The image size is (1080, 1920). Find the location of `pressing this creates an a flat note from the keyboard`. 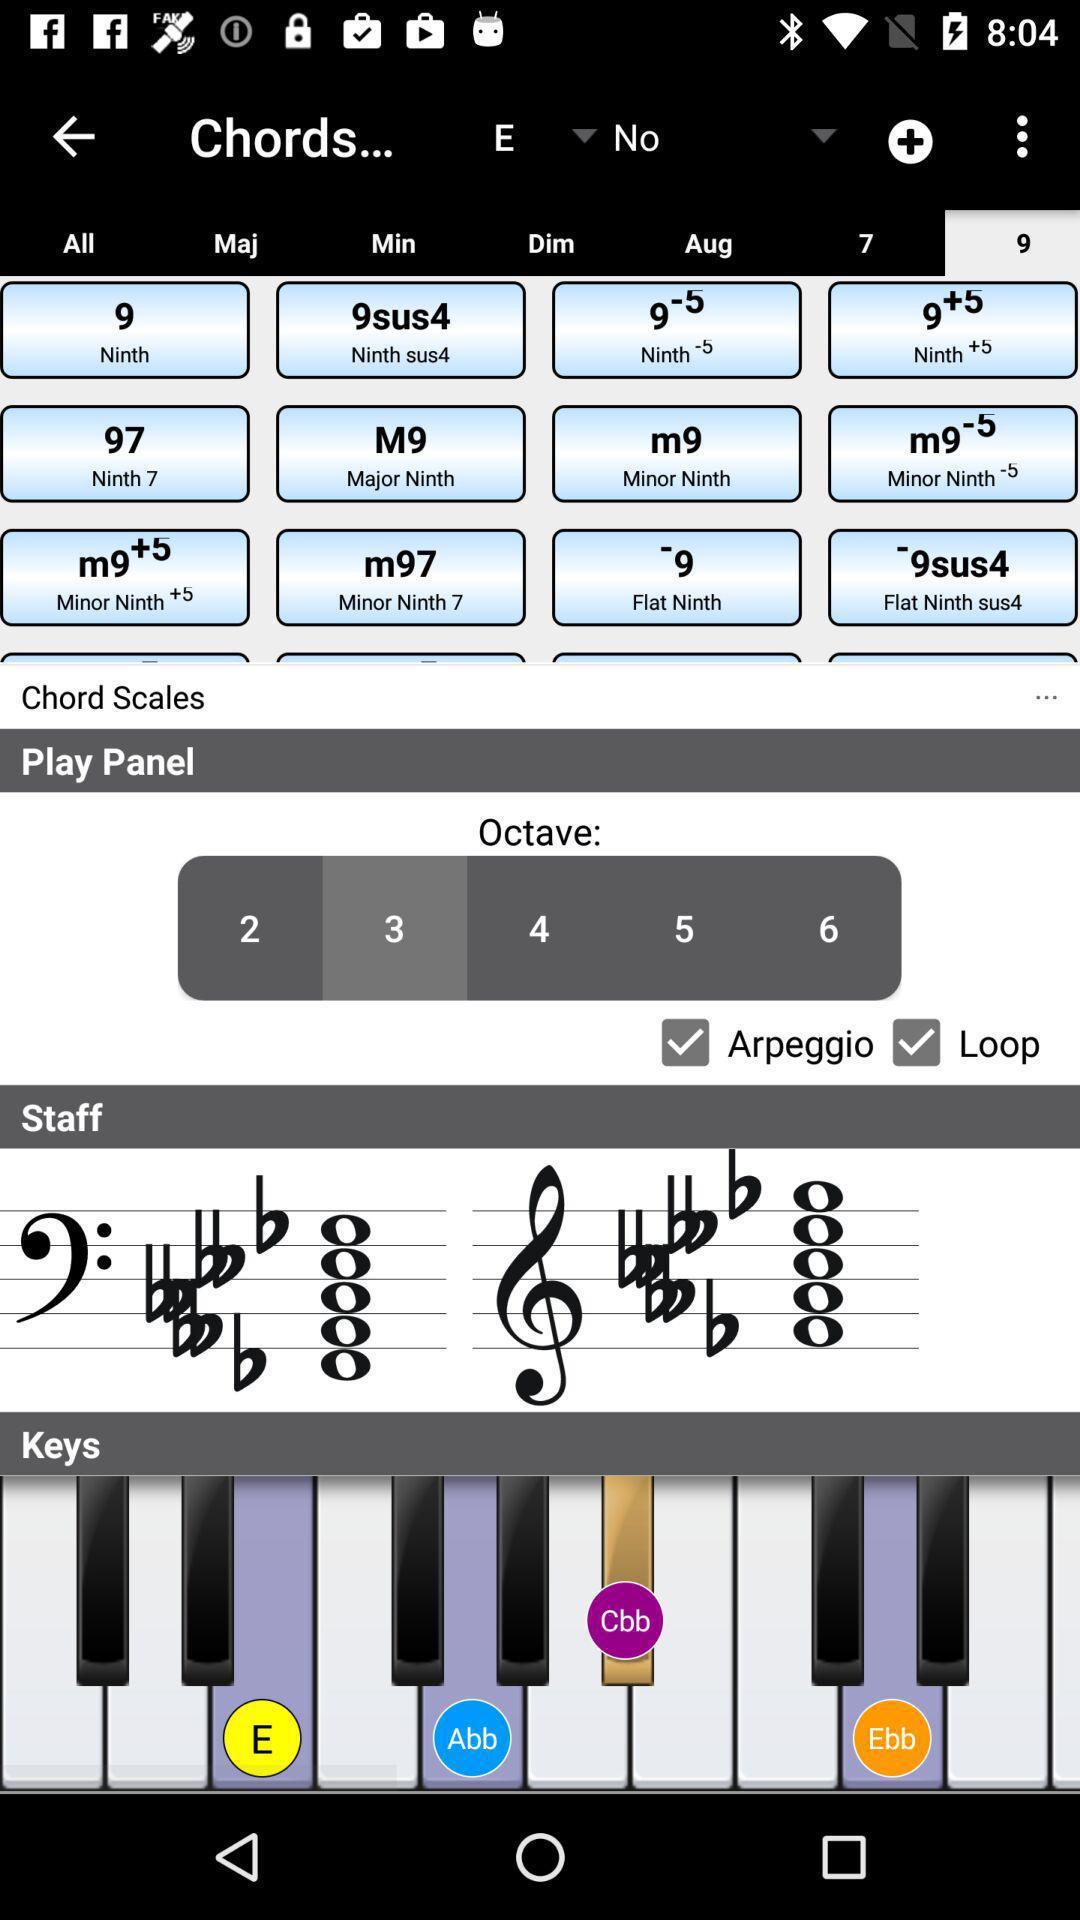

pressing this creates an a flat note from the keyboard is located at coordinates (472, 1633).